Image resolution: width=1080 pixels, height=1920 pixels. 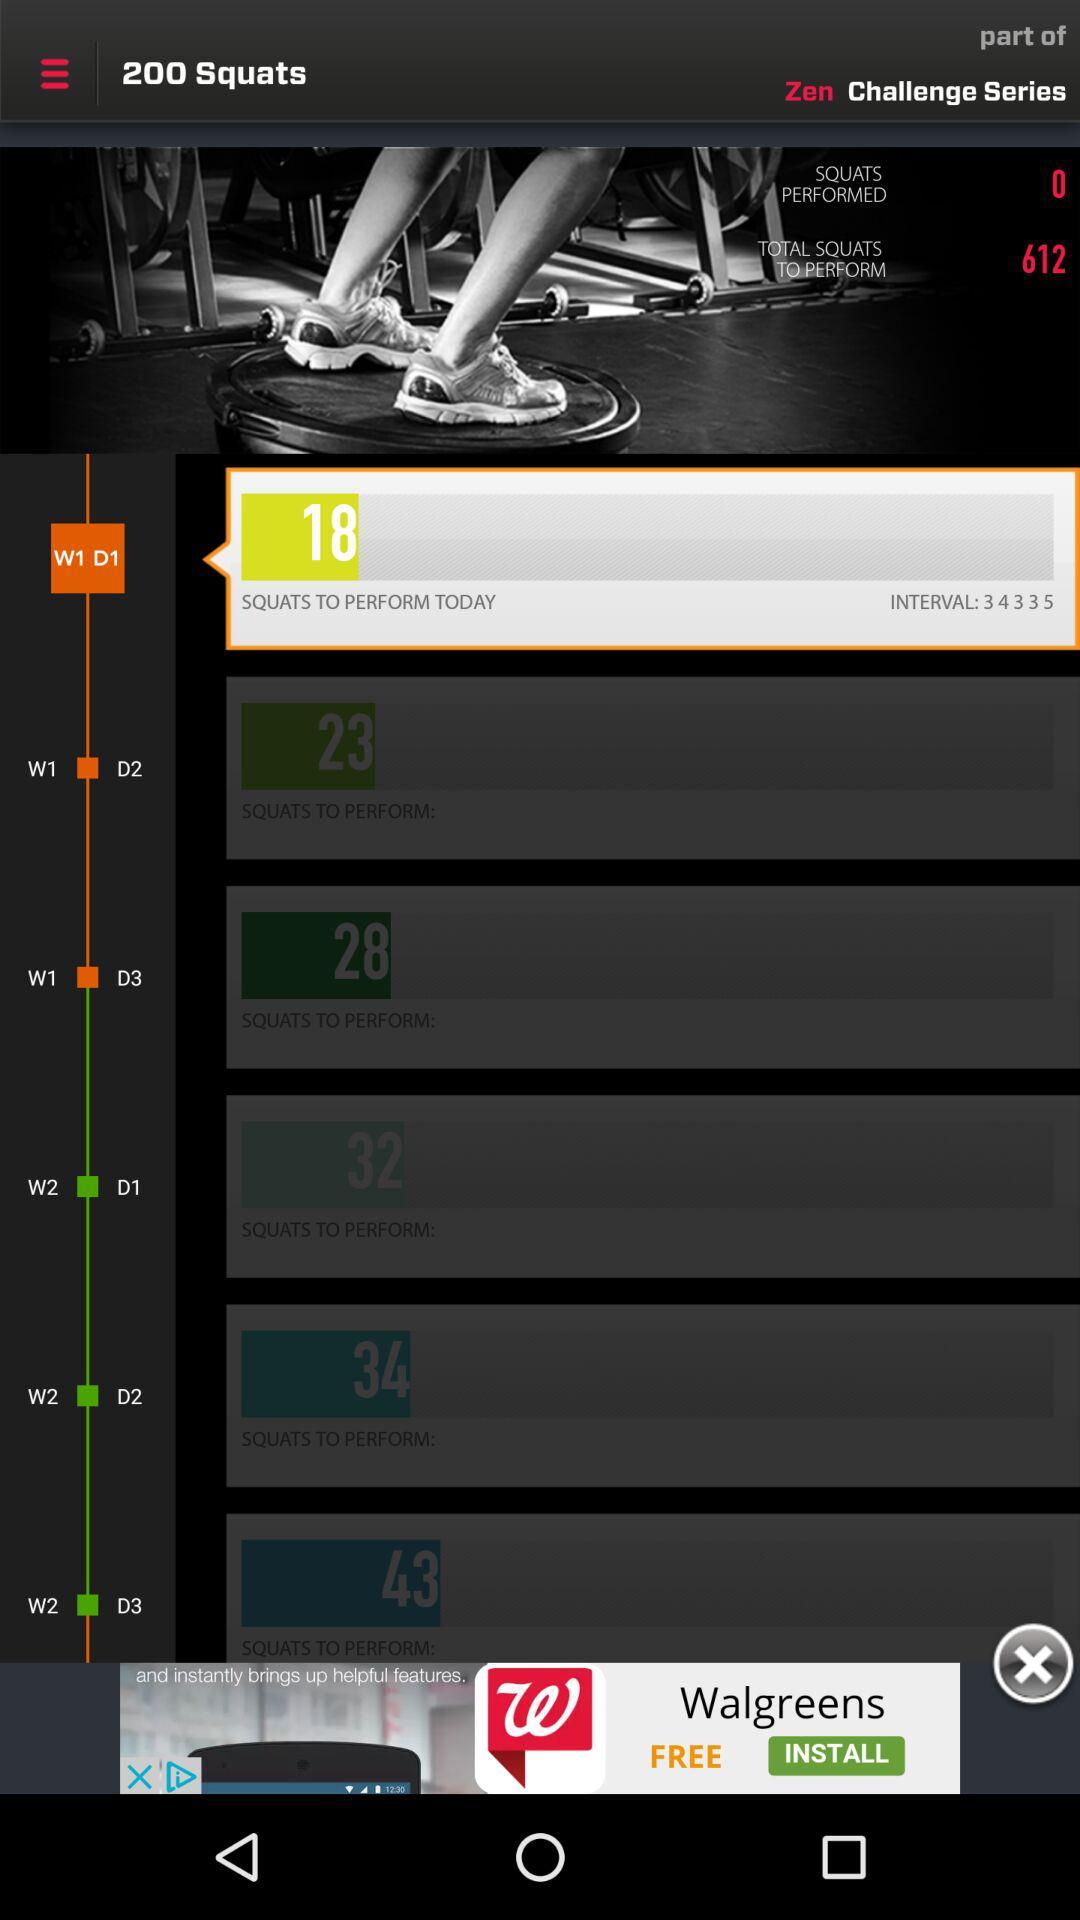 I want to click on the menu icon, so click(x=53, y=73).